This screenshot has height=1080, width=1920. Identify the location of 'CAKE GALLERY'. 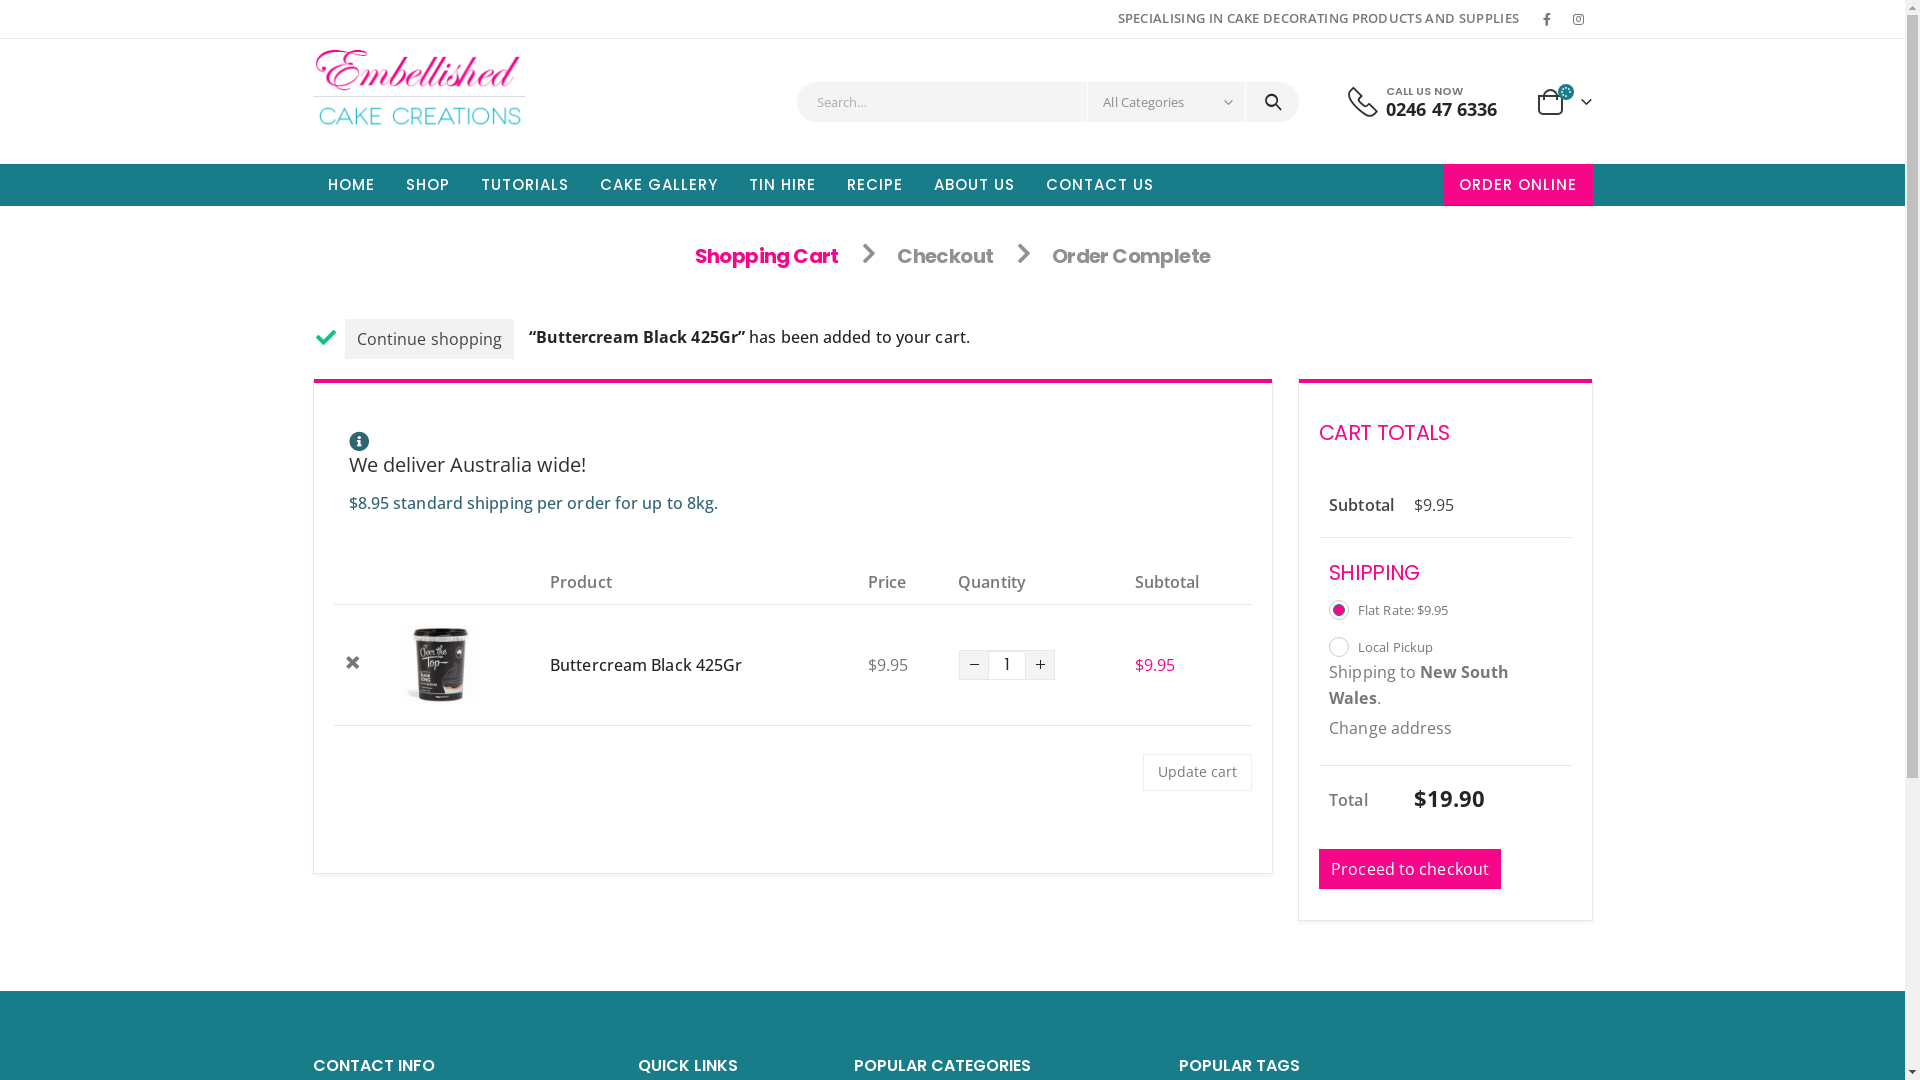
(657, 185).